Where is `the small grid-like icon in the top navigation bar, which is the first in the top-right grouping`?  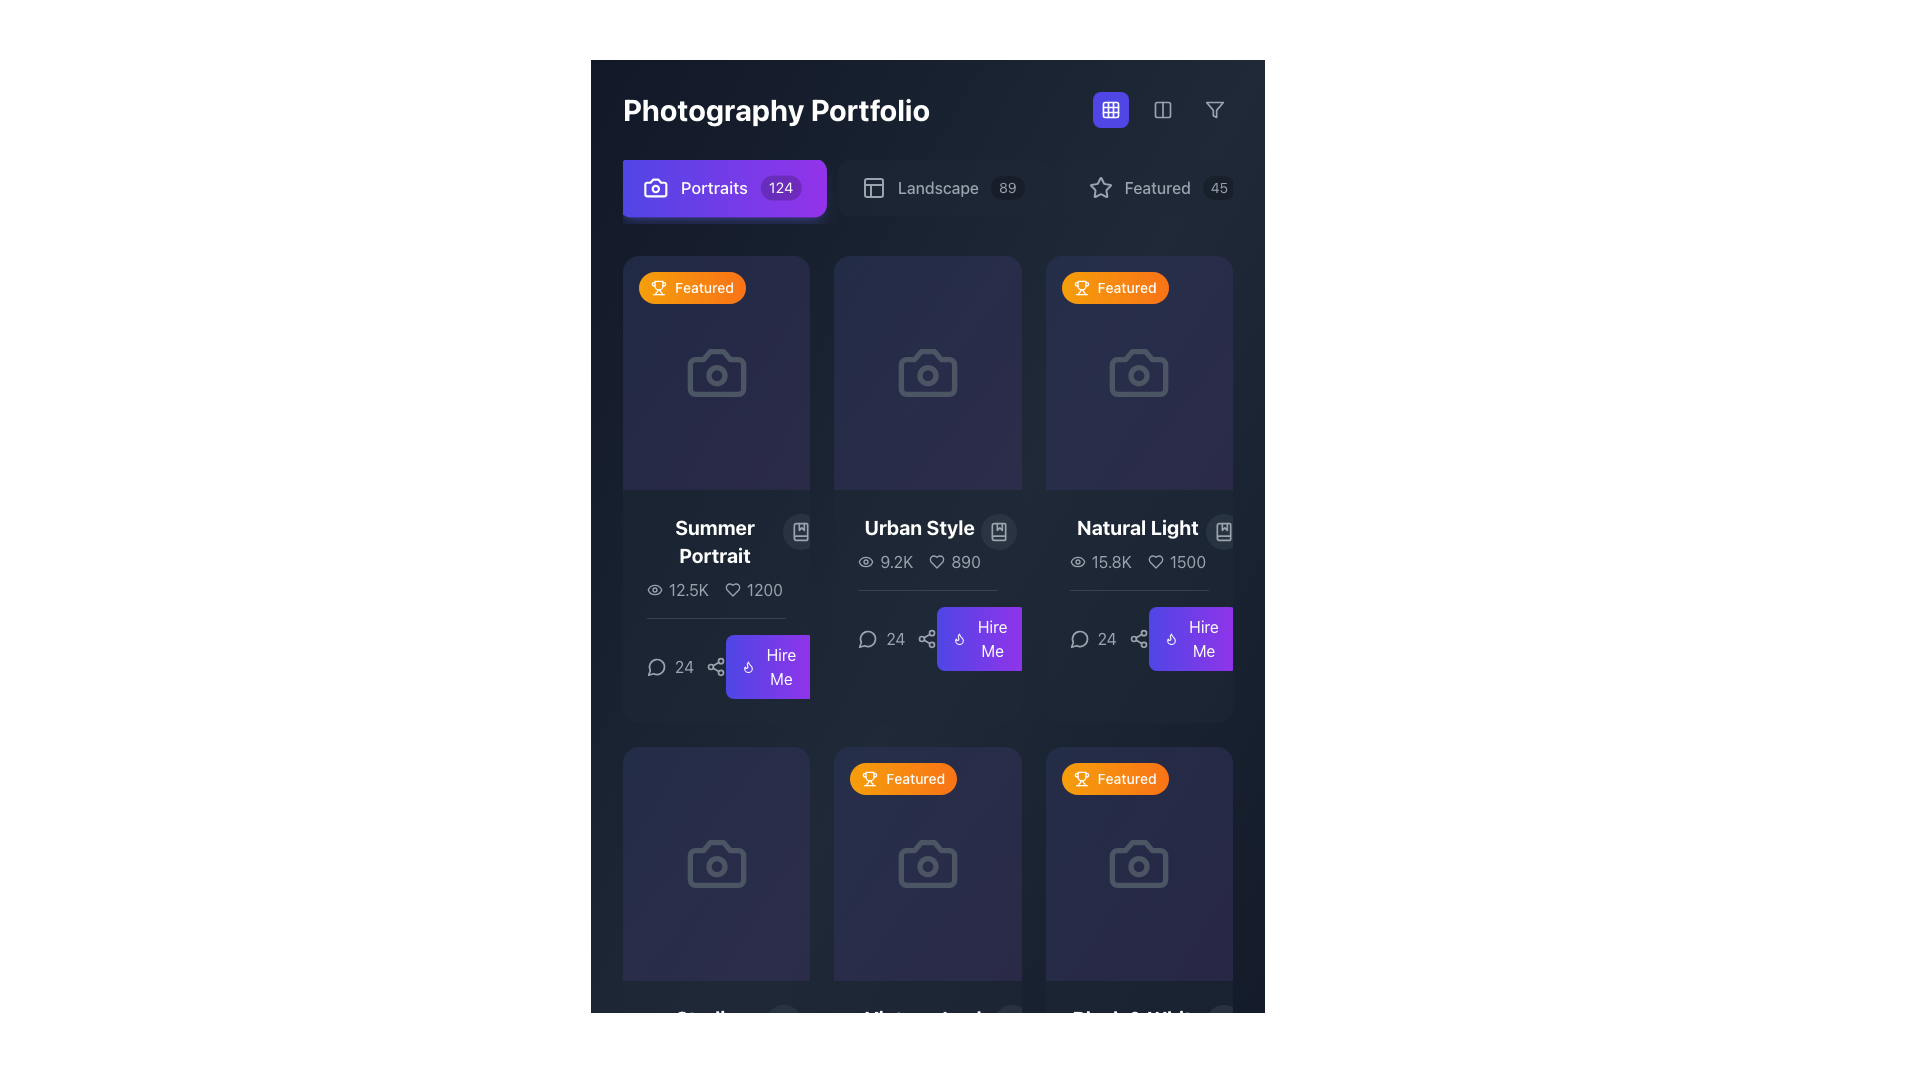
the small grid-like icon in the top navigation bar, which is the first in the top-right grouping is located at coordinates (1109, 110).